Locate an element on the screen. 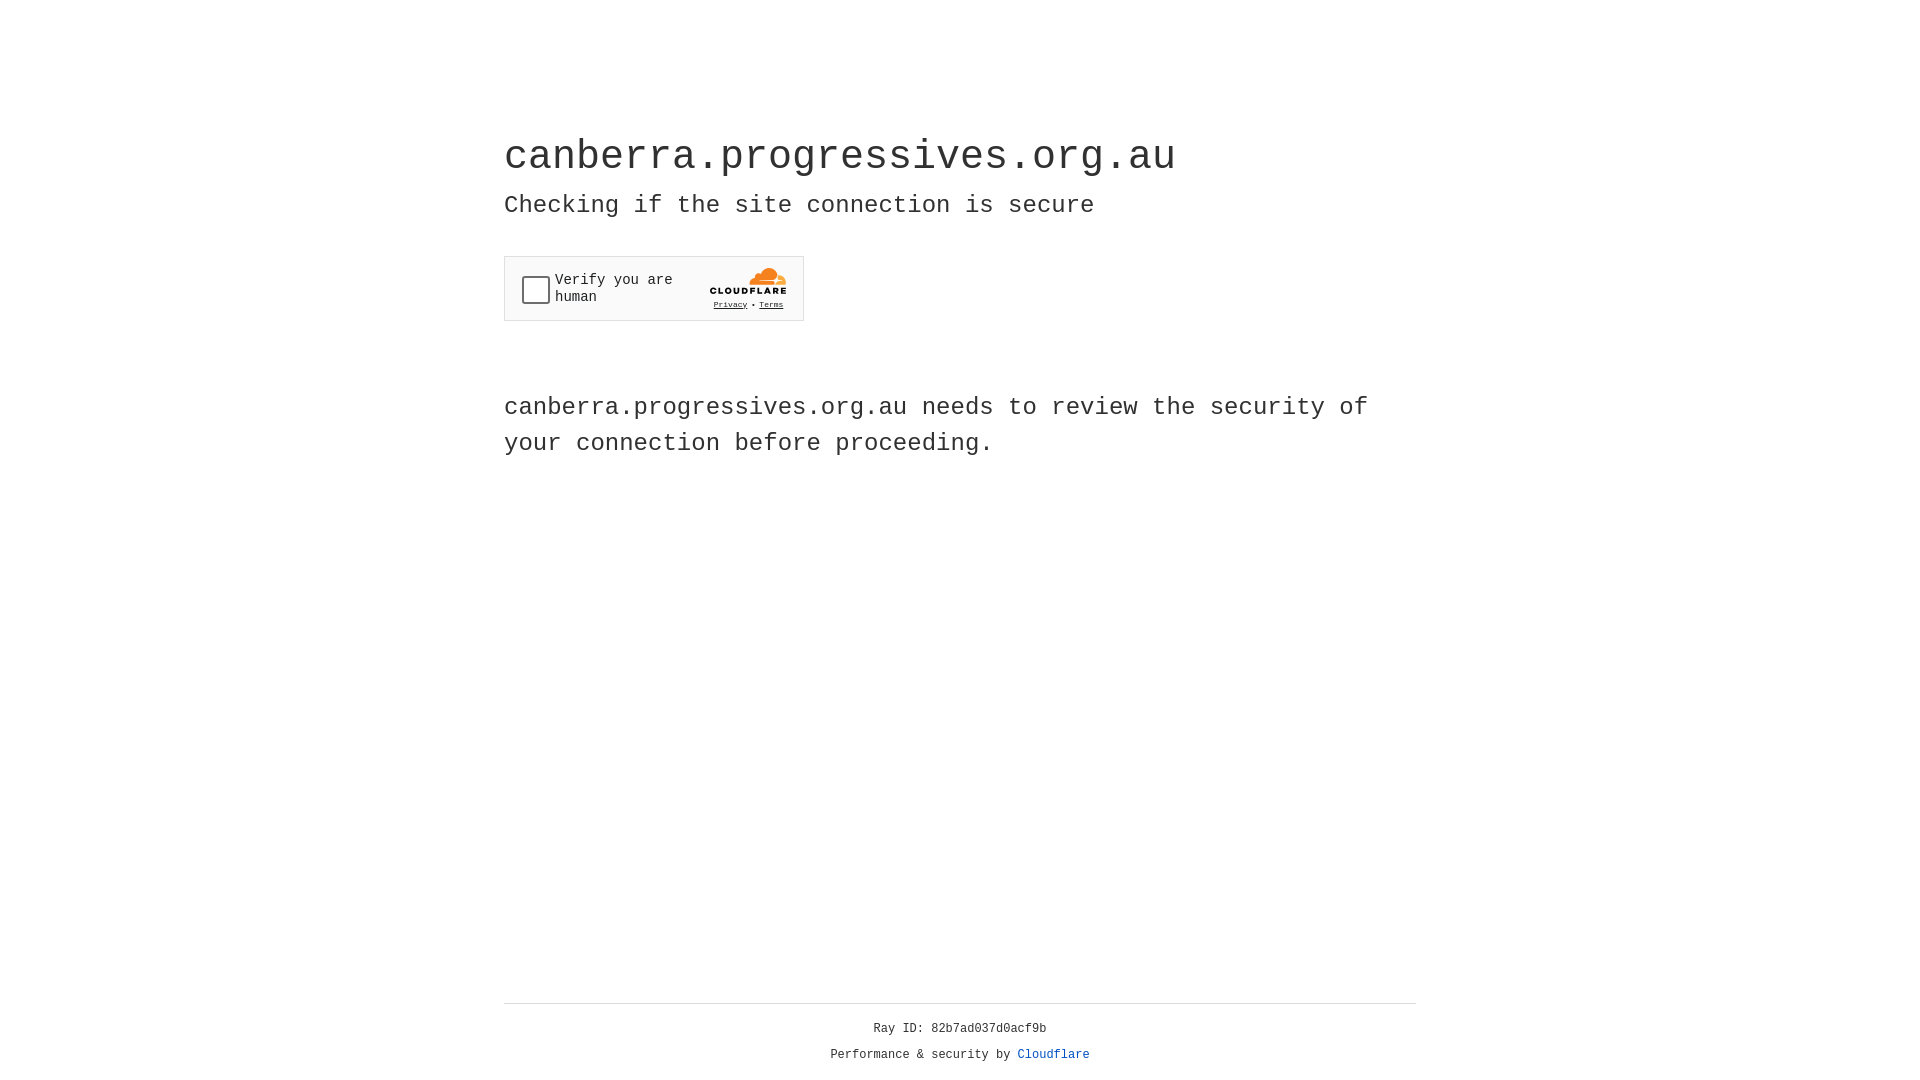 This screenshot has width=1920, height=1080. 'Widget containing a Cloudflare security challenge' is located at coordinates (653, 288).